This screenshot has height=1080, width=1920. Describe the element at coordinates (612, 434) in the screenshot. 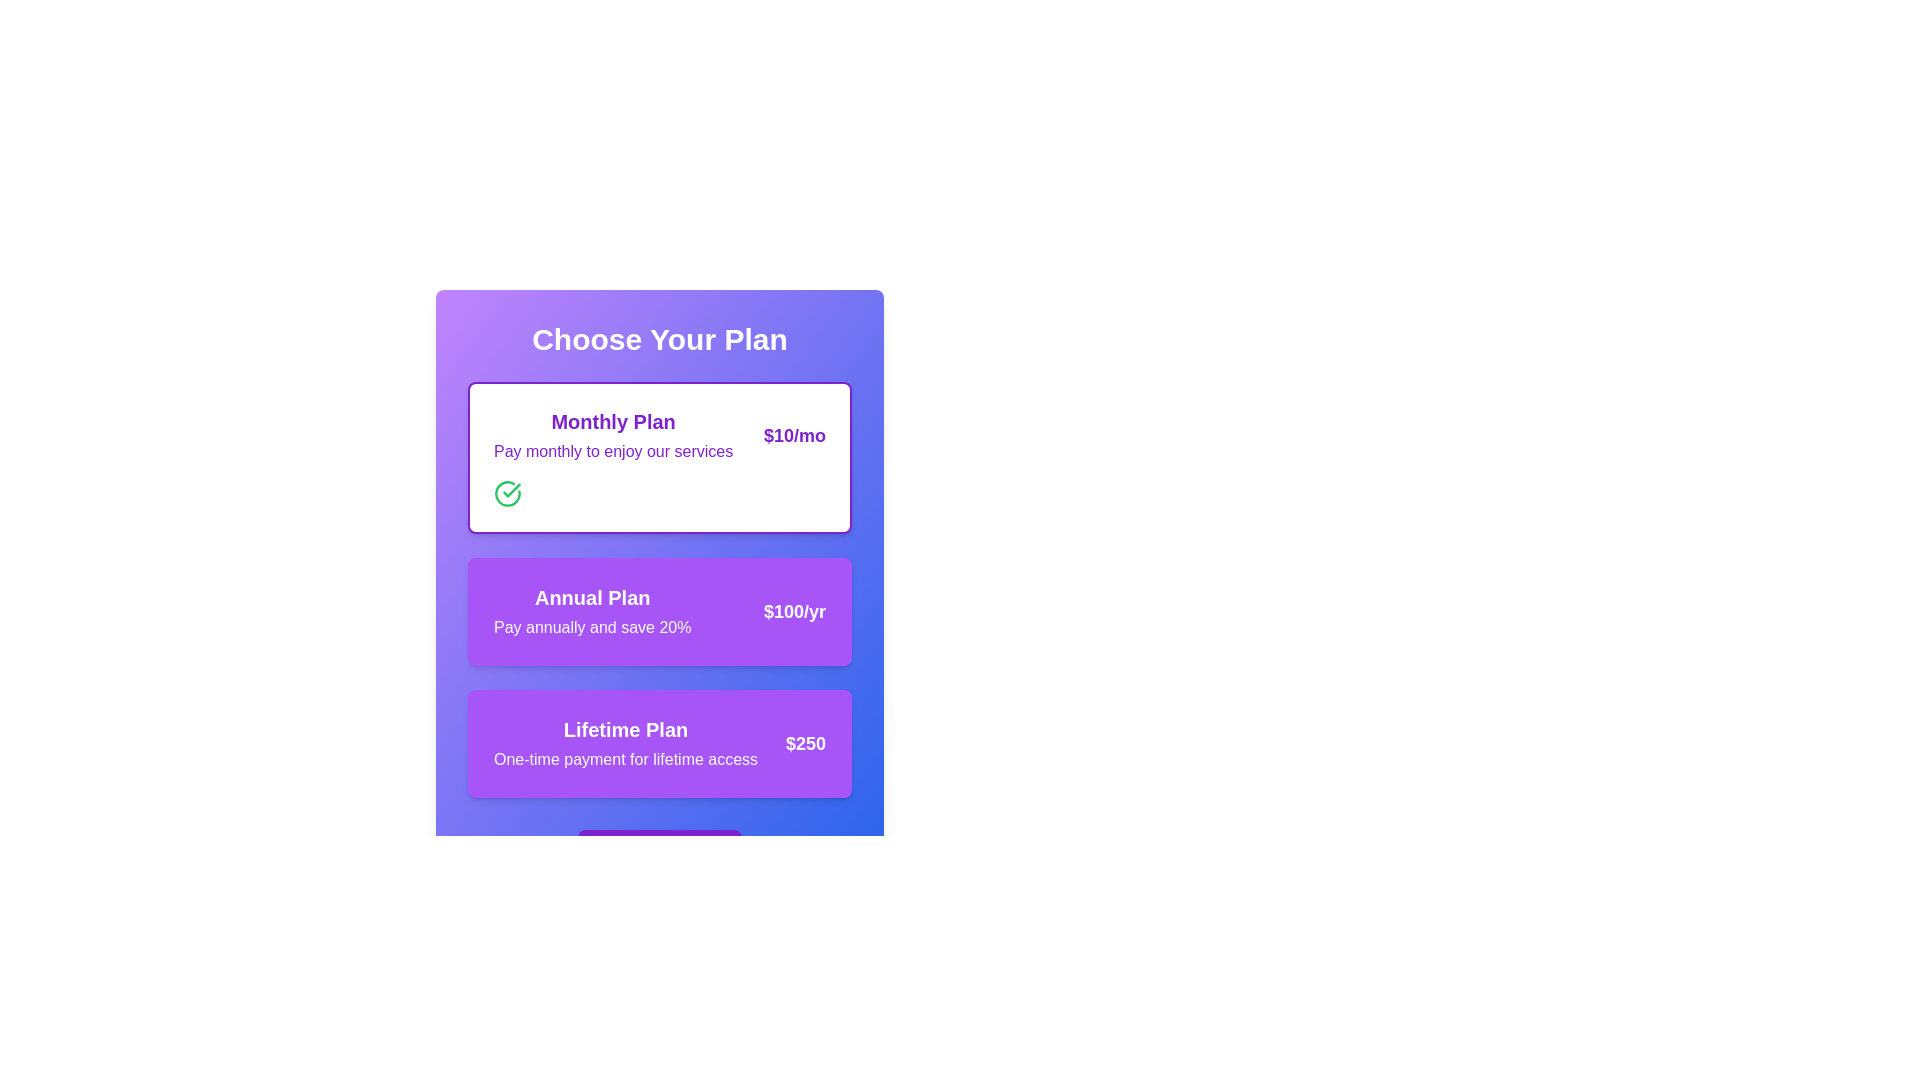

I see `the text block titled 'Monthly Plan' with the subtitle 'Pay monthly to enjoy our services.' located in the pricing plans panel` at that location.